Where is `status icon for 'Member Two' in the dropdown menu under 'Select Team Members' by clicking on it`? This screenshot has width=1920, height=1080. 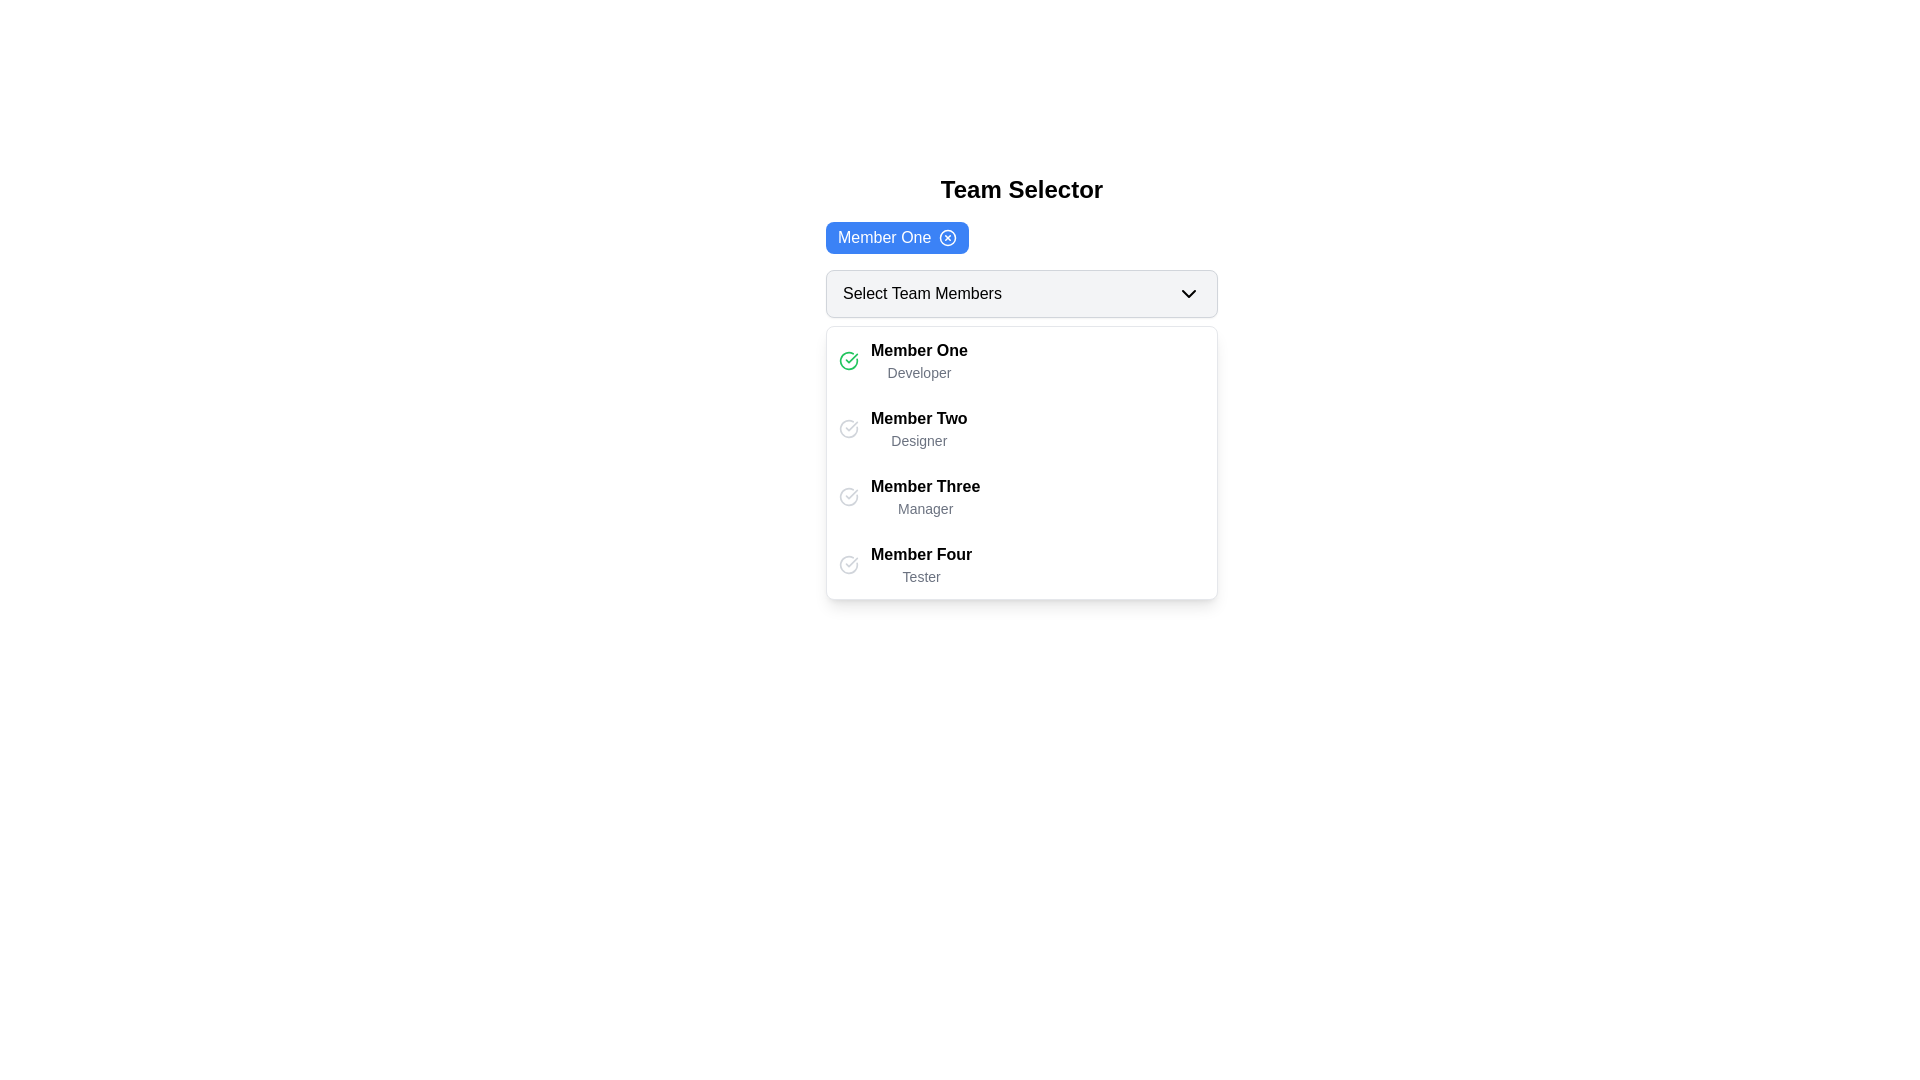 status icon for 'Member Two' in the dropdown menu under 'Select Team Members' by clicking on it is located at coordinates (849, 427).